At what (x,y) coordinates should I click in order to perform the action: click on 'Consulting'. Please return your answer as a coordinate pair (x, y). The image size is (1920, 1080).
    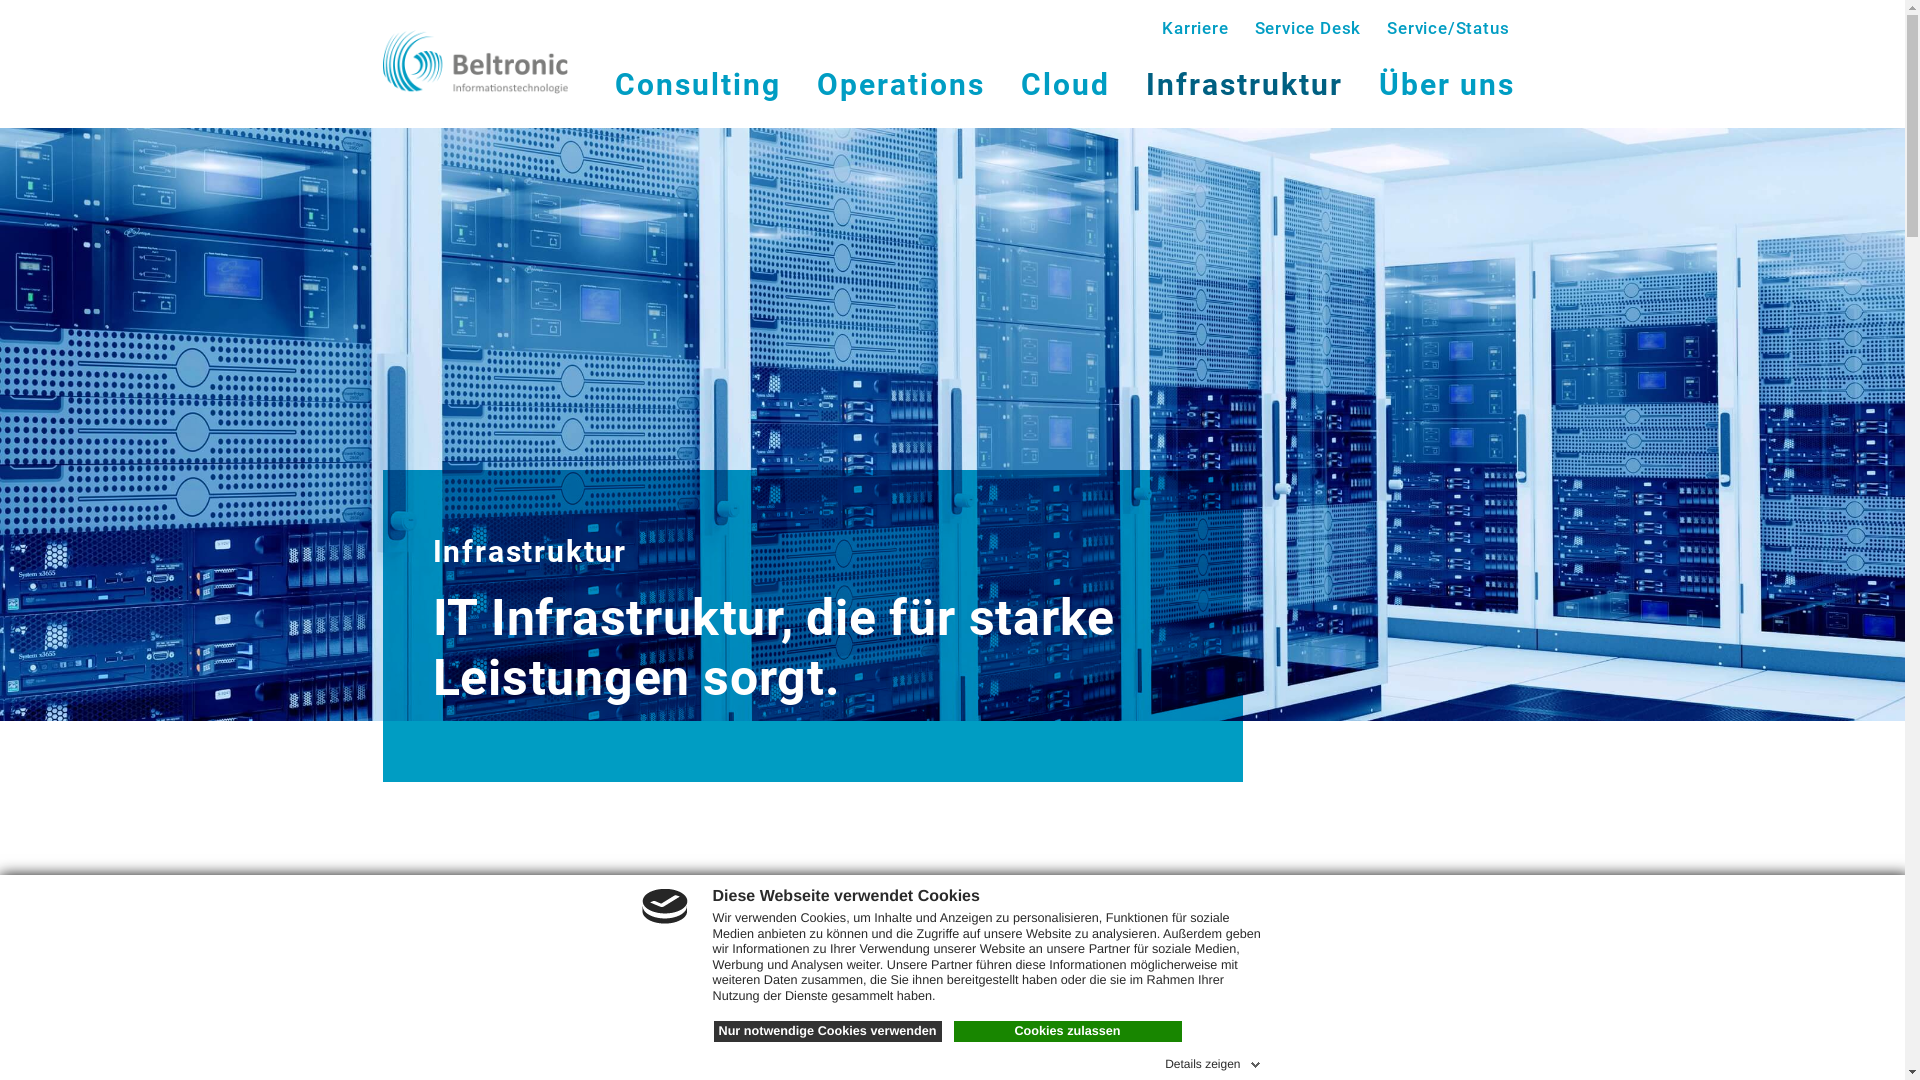
    Looking at the image, I should click on (696, 83).